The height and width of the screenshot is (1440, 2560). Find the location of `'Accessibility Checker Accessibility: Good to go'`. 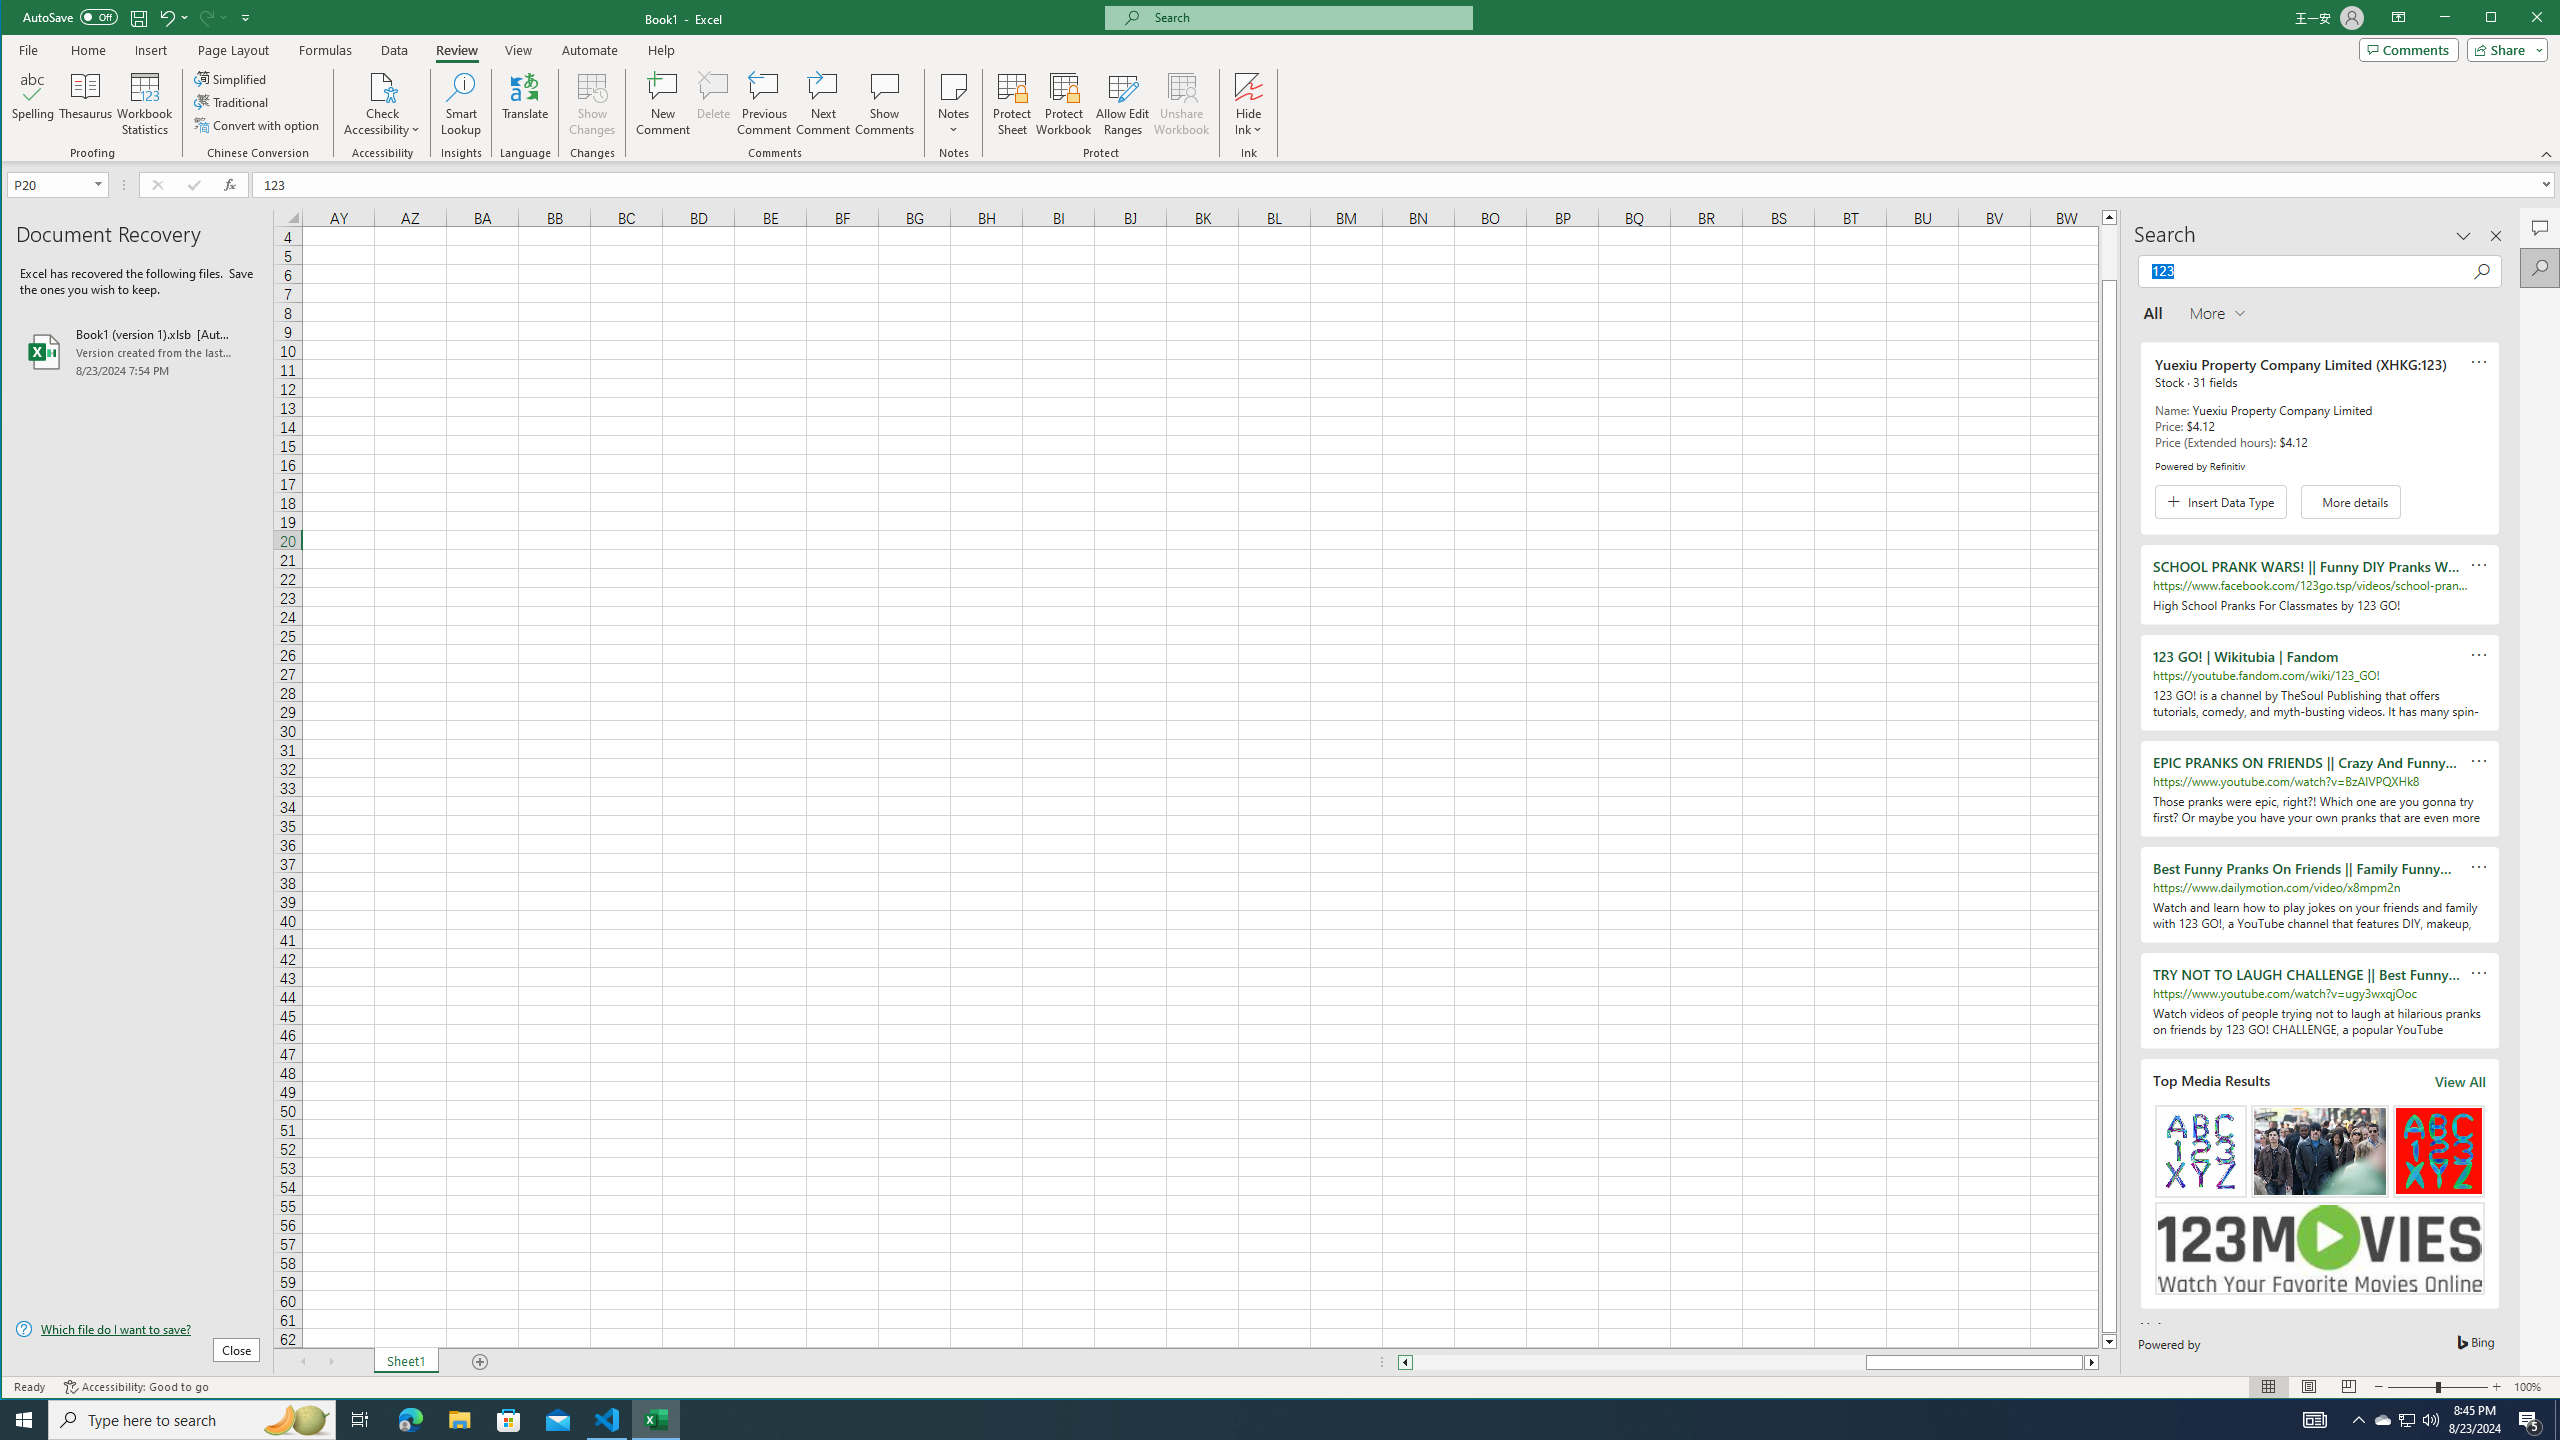

'Accessibility Checker Accessibility: Good to go' is located at coordinates (135, 1386).